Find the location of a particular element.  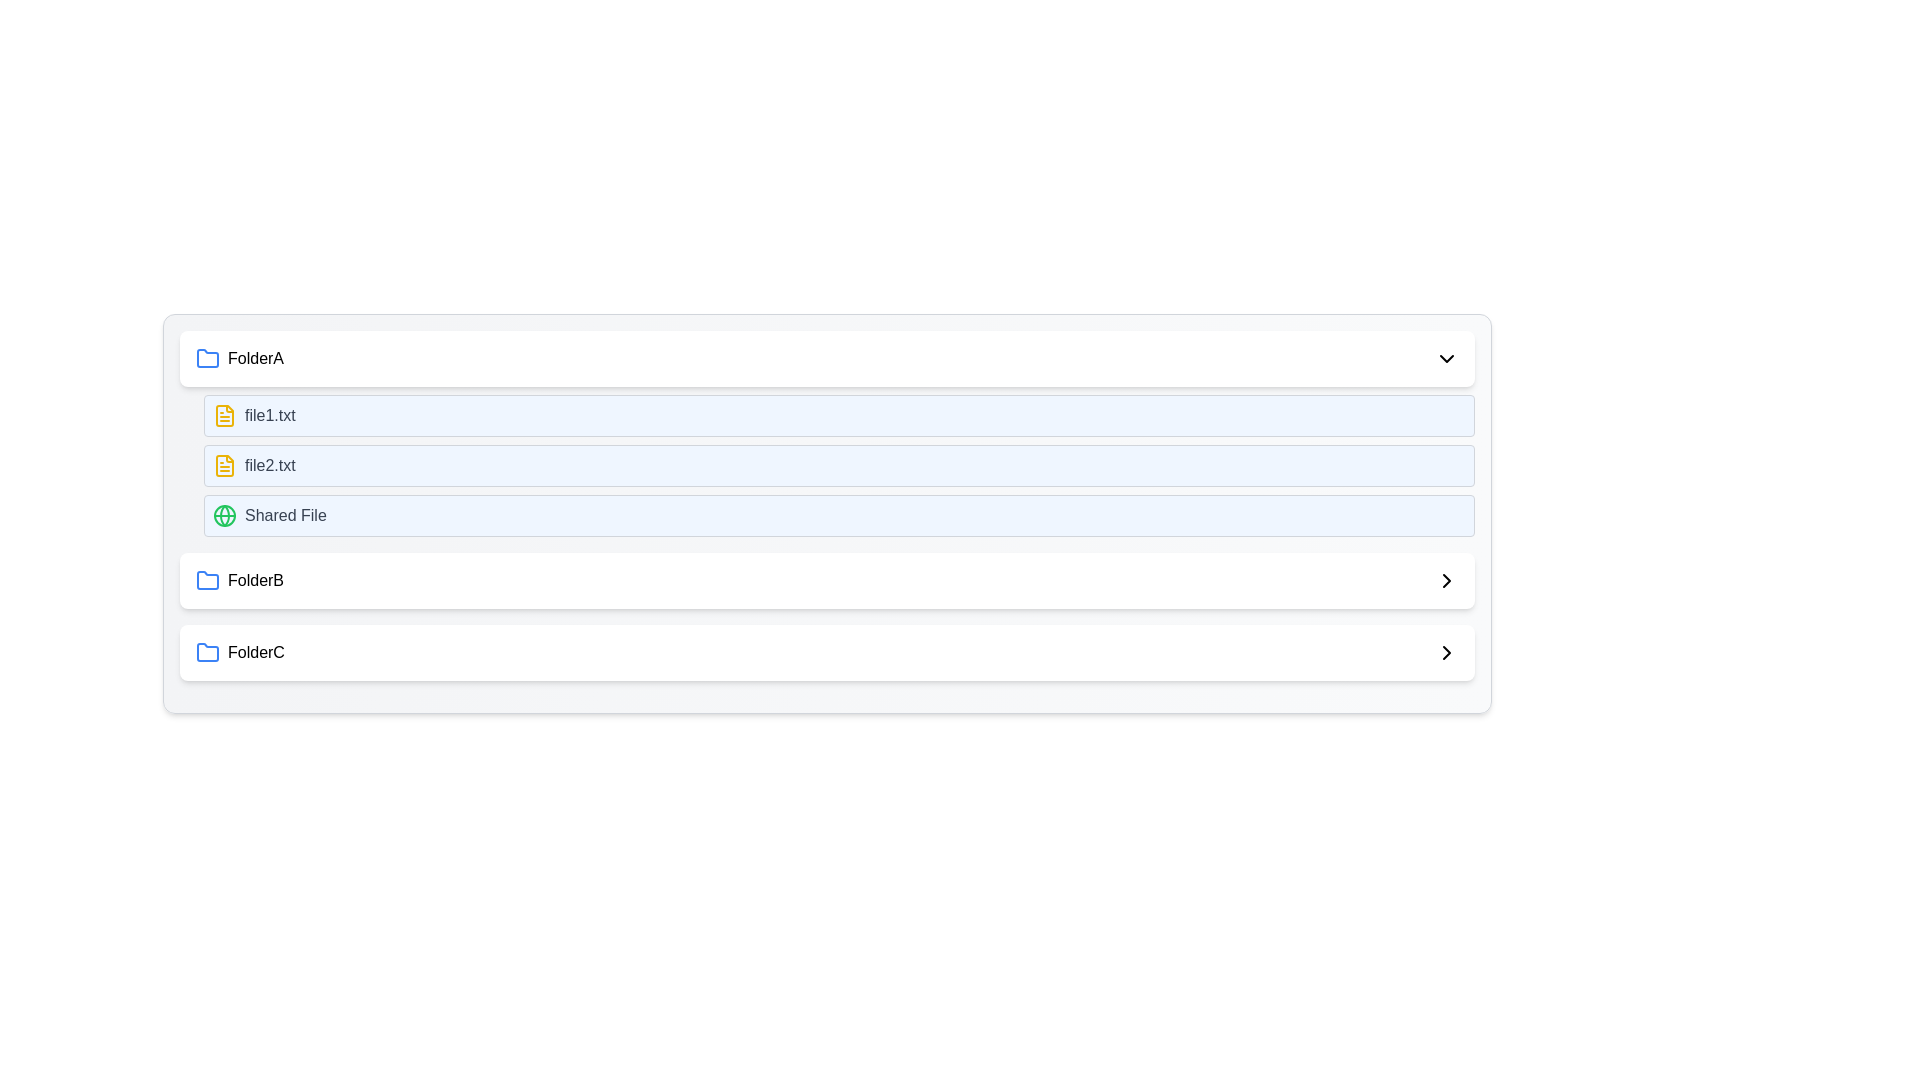

the folder icon indicating 'FolderB' is located at coordinates (207, 579).